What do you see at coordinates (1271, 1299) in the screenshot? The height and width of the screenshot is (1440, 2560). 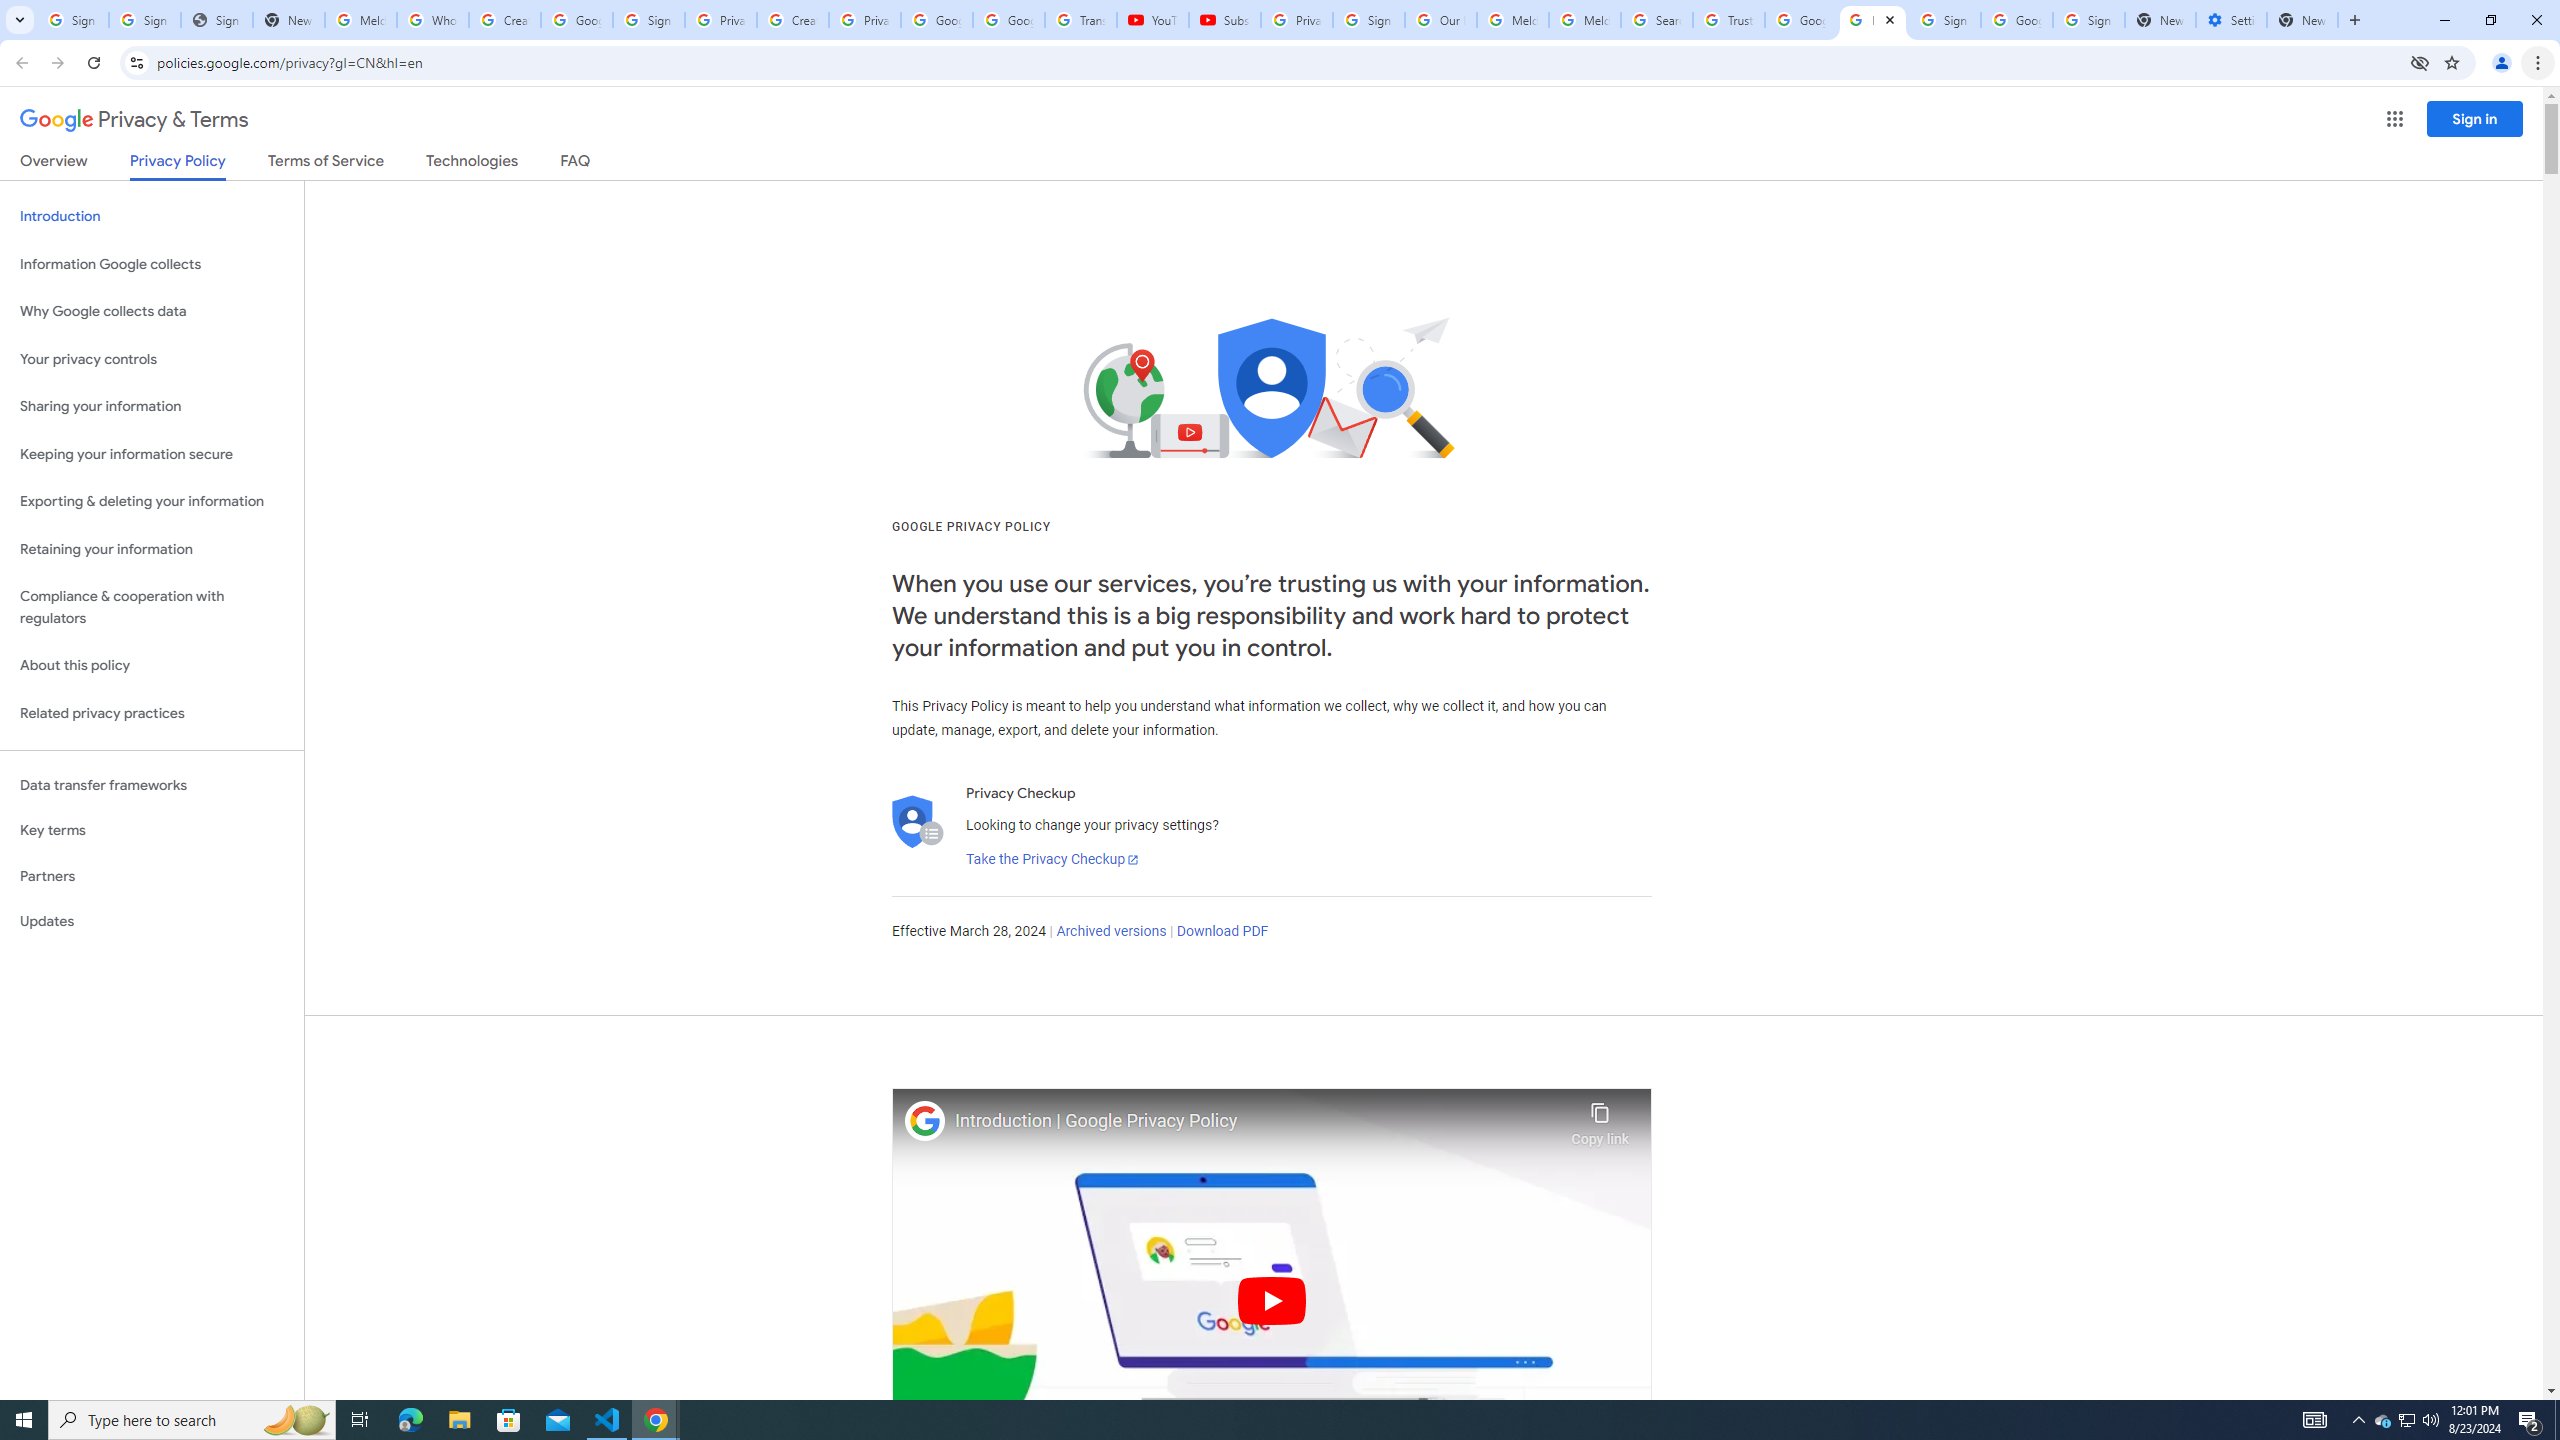 I see `'Play'` at bounding box center [1271, 1299].